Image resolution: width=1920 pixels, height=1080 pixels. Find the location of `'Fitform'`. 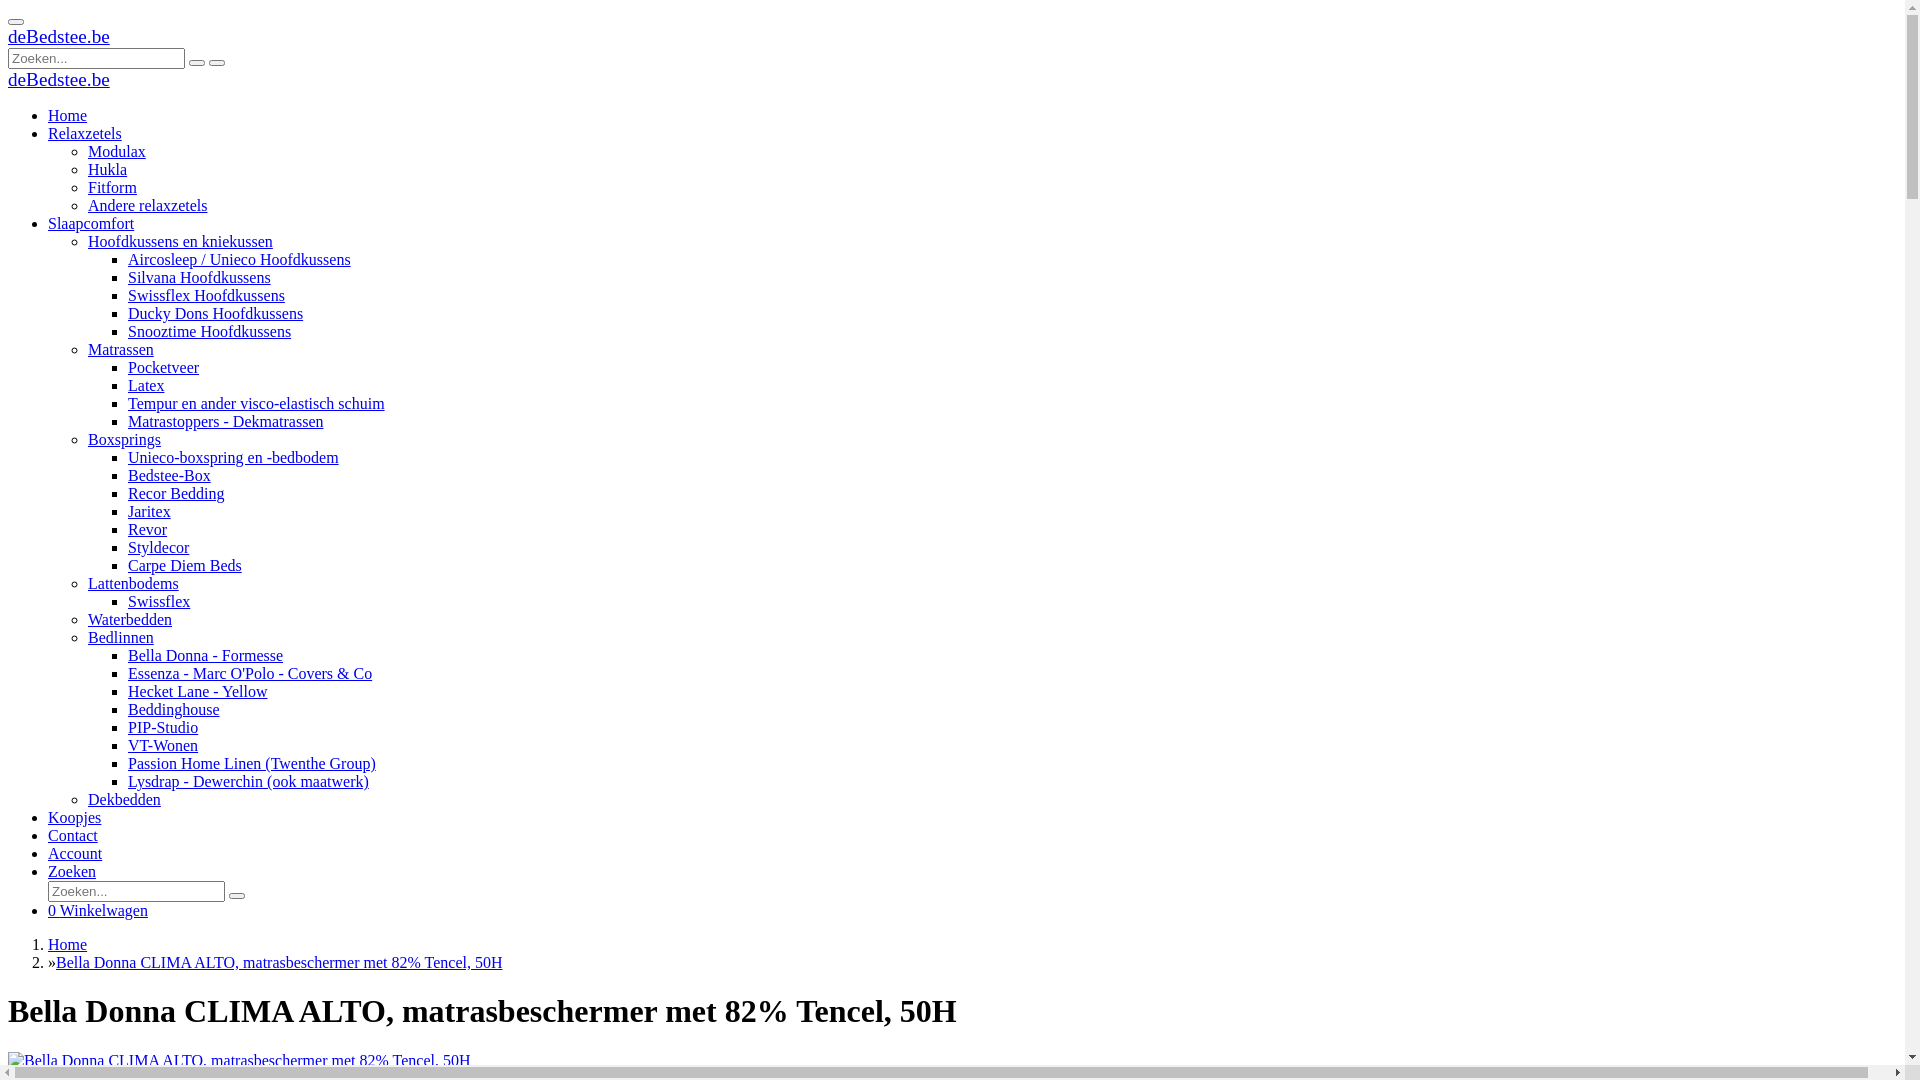

'Fitform' is located at coordinates (111, 187).